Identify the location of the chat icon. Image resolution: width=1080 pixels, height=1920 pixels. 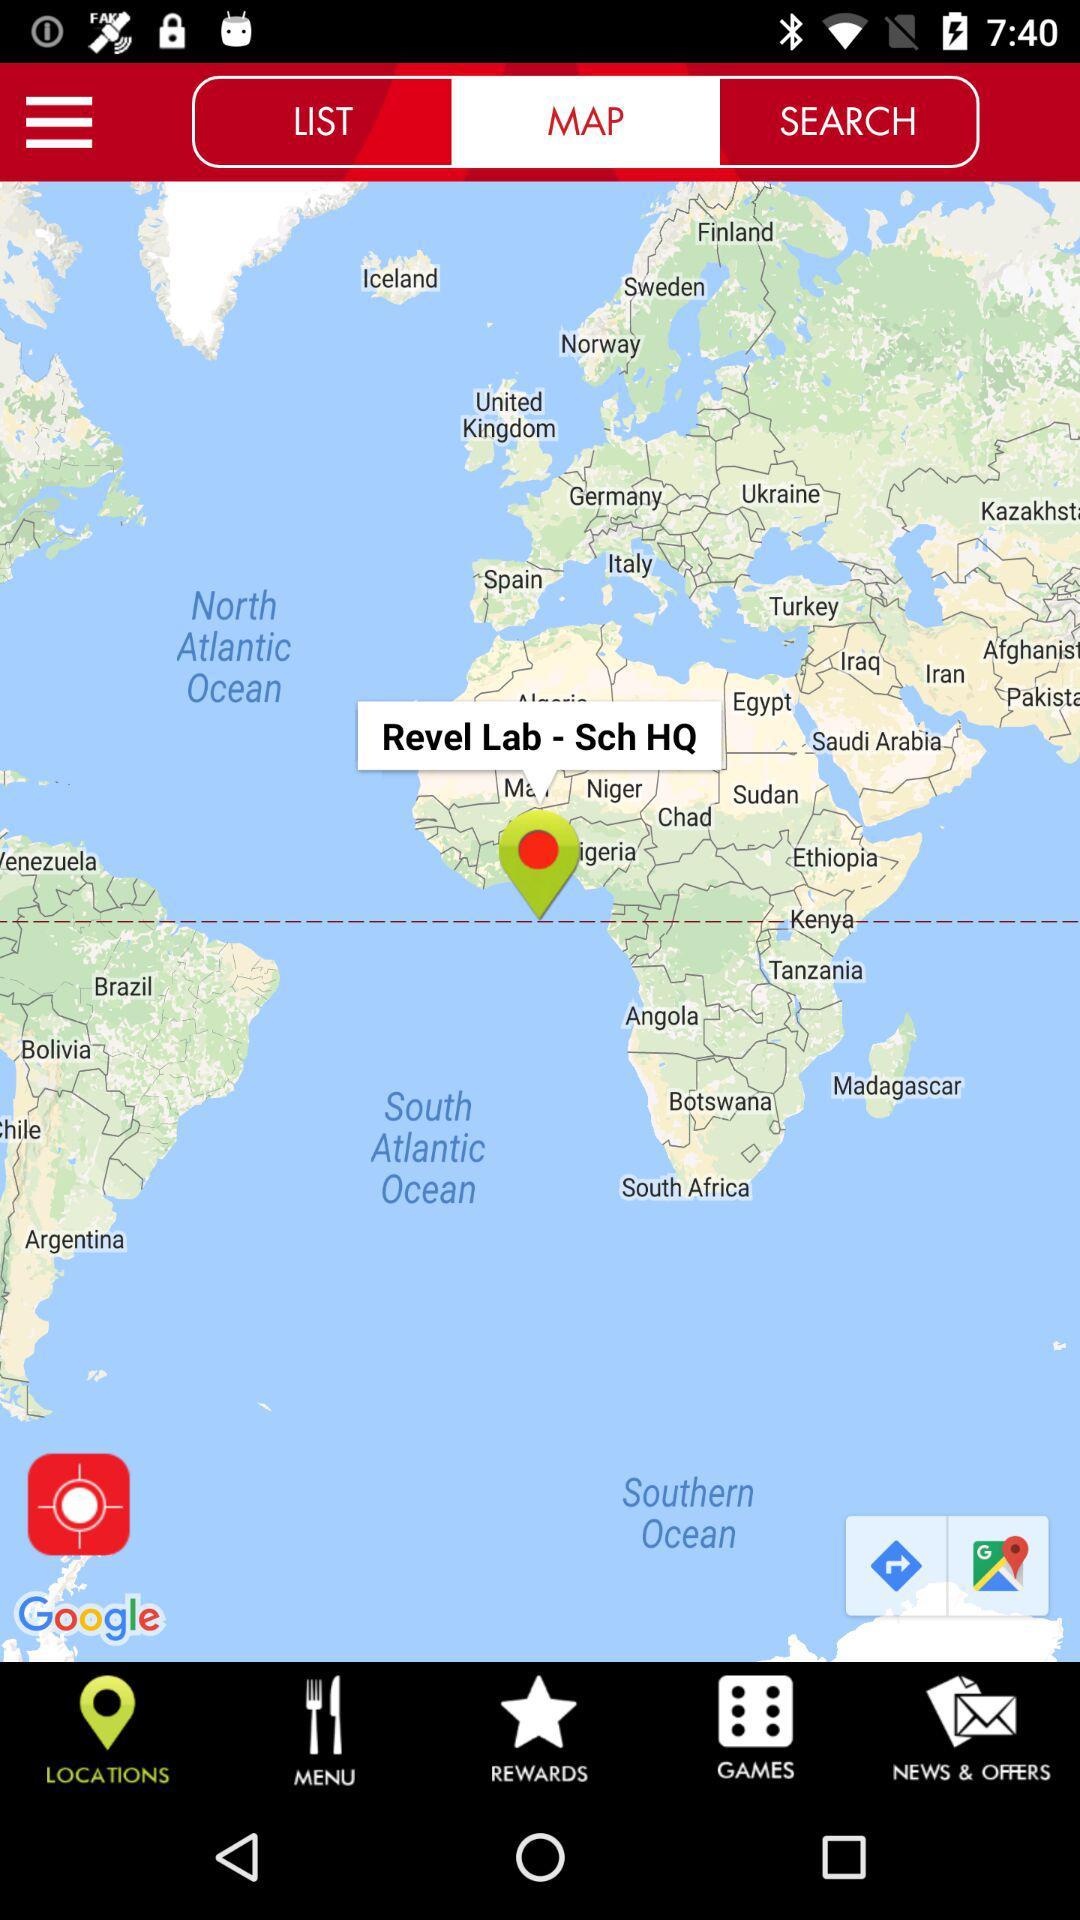
(1000, 1566).